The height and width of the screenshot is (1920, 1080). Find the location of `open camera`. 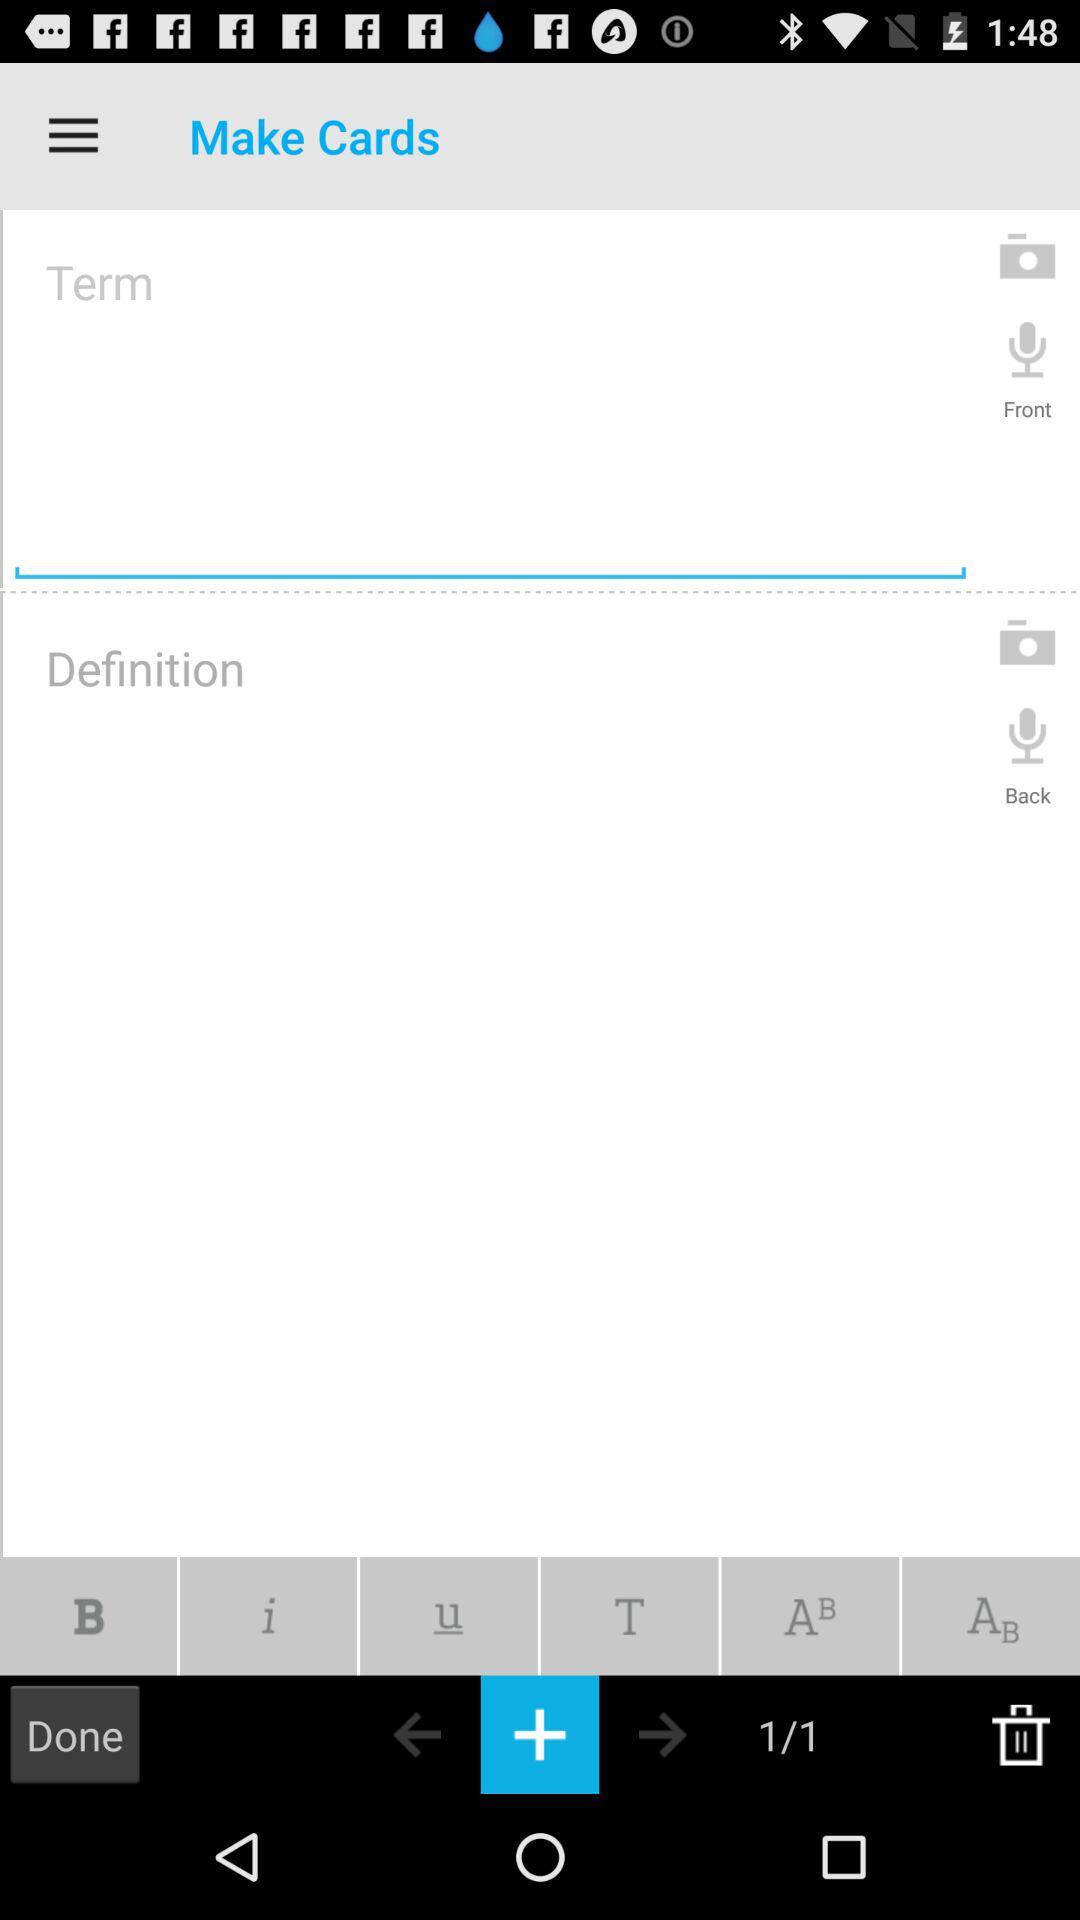

open camera is located at coordinates (1027, 642).